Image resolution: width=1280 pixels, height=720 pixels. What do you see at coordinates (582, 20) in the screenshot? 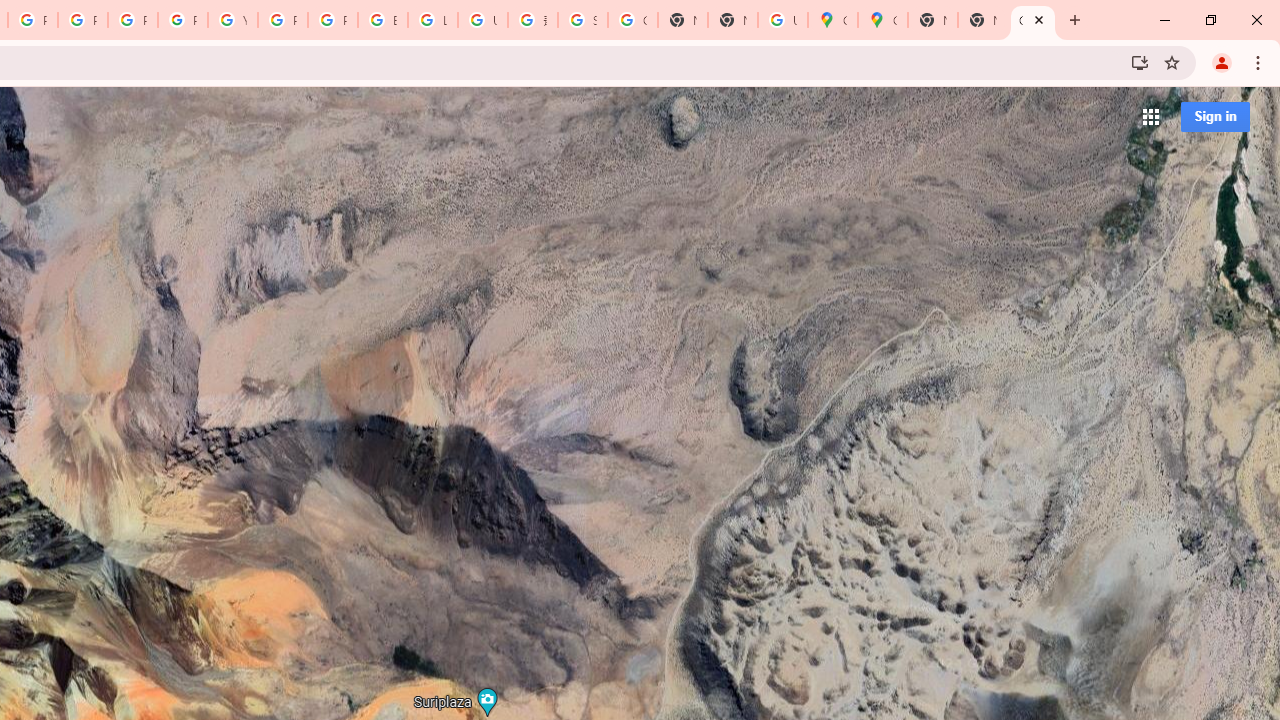
I see `'Sign in - Google Accounts'` at bounding box center [582, 20].